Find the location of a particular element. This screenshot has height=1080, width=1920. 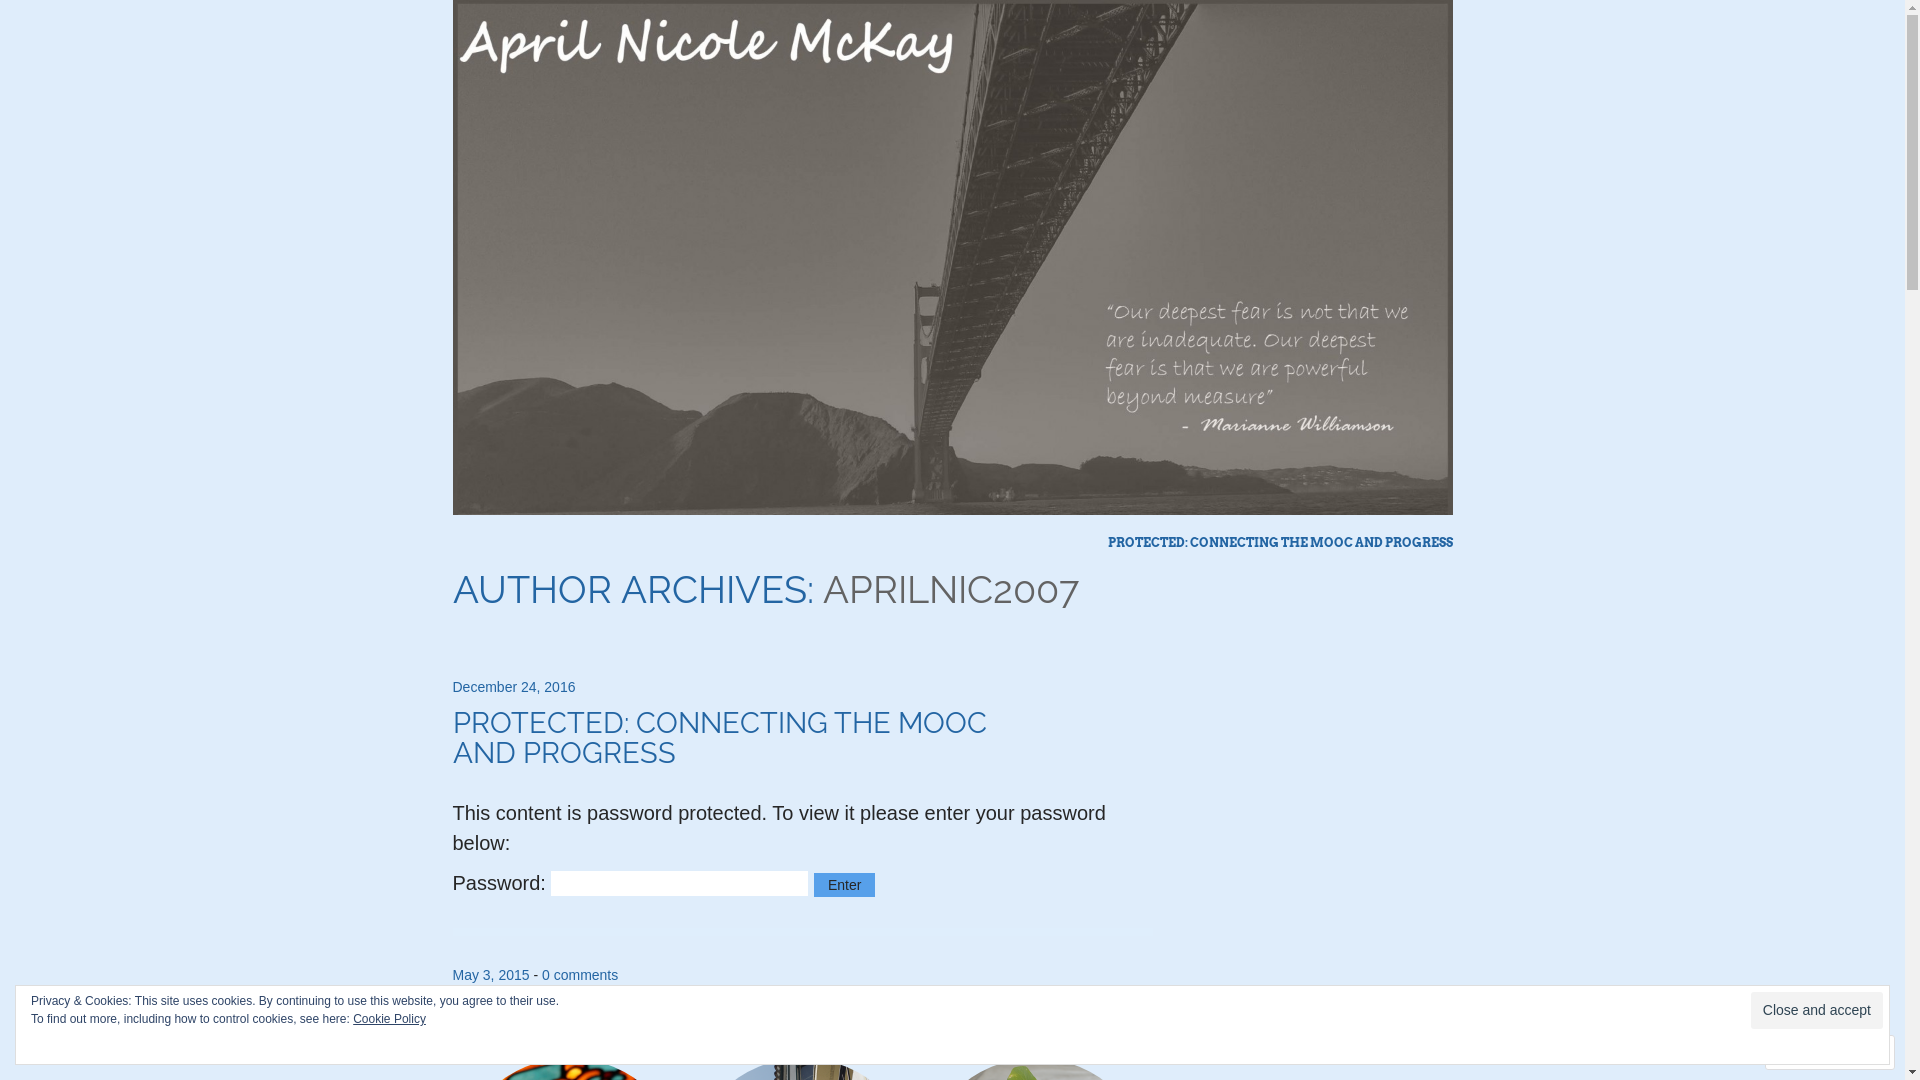

'May 3, 2015' is located at coordinates (490, 974).